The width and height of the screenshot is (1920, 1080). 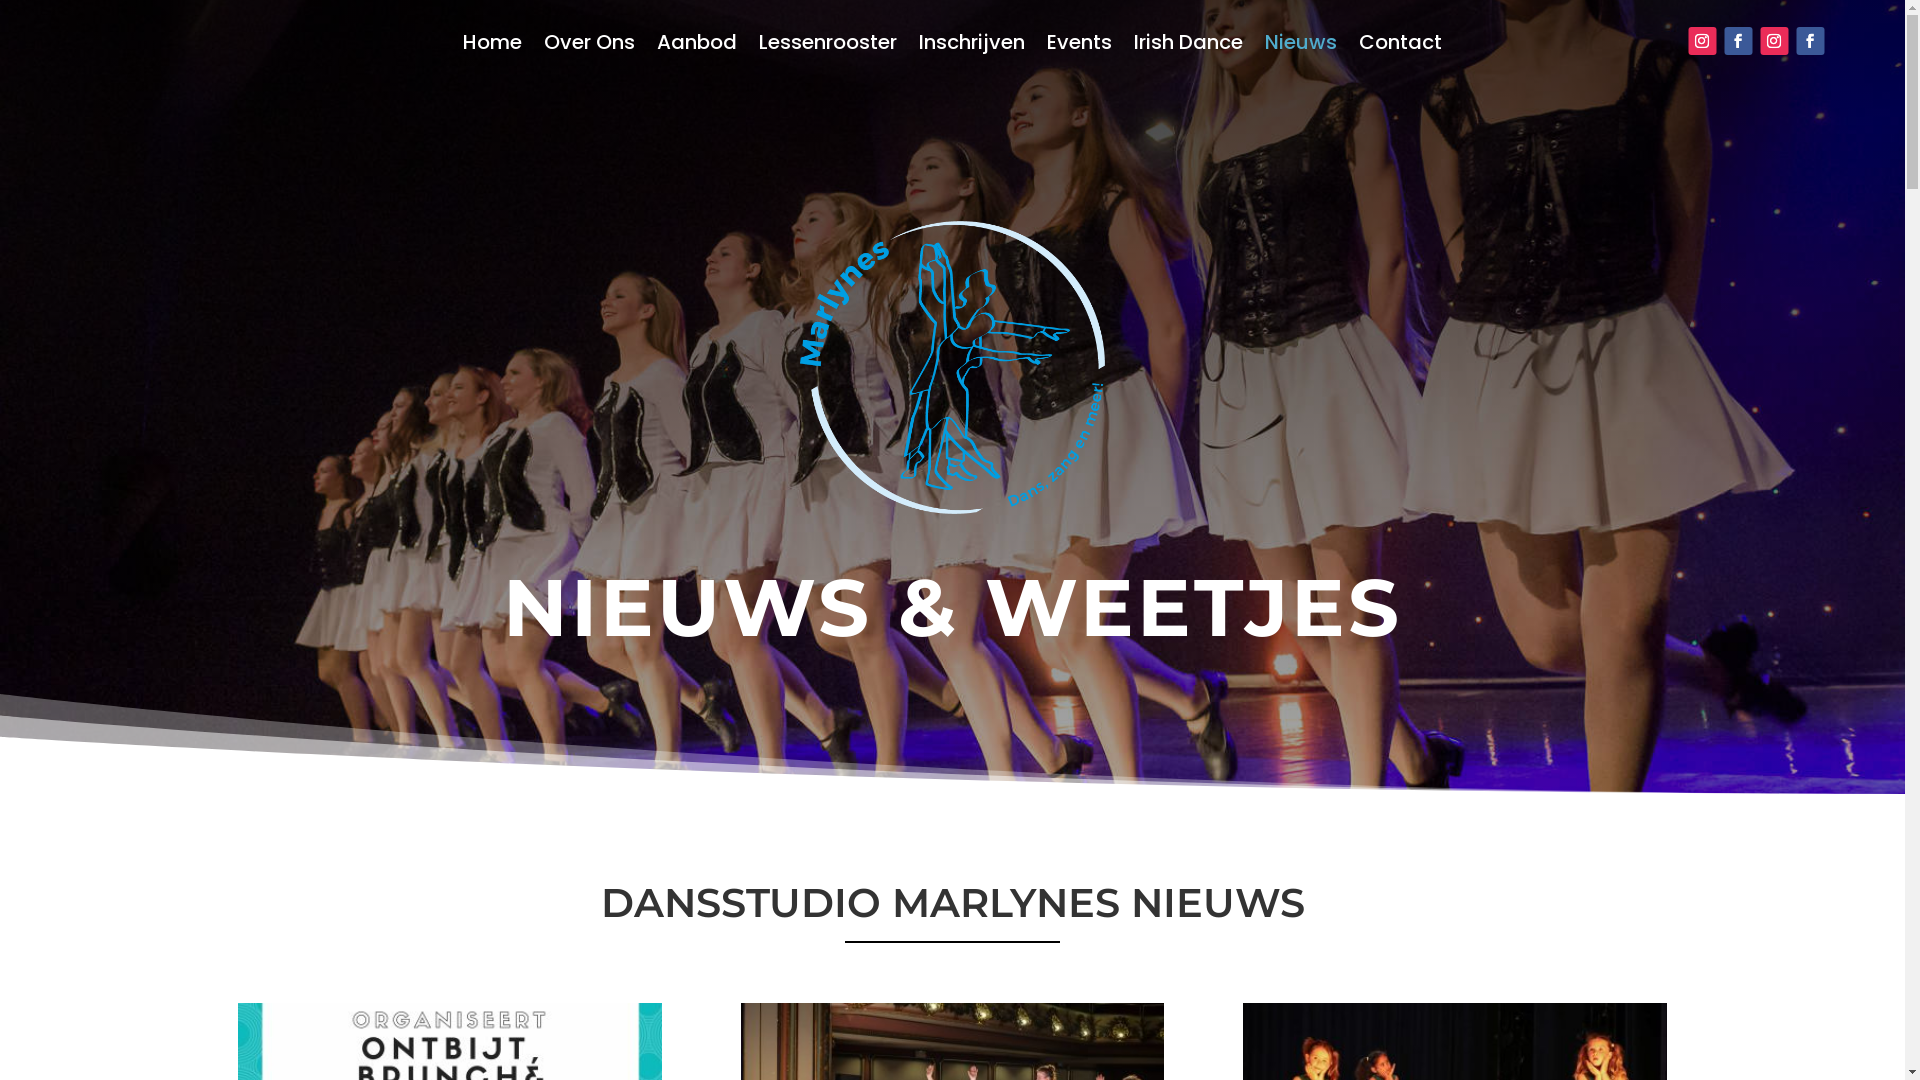 I want to click on 'Home', so click(x=492, y=45).